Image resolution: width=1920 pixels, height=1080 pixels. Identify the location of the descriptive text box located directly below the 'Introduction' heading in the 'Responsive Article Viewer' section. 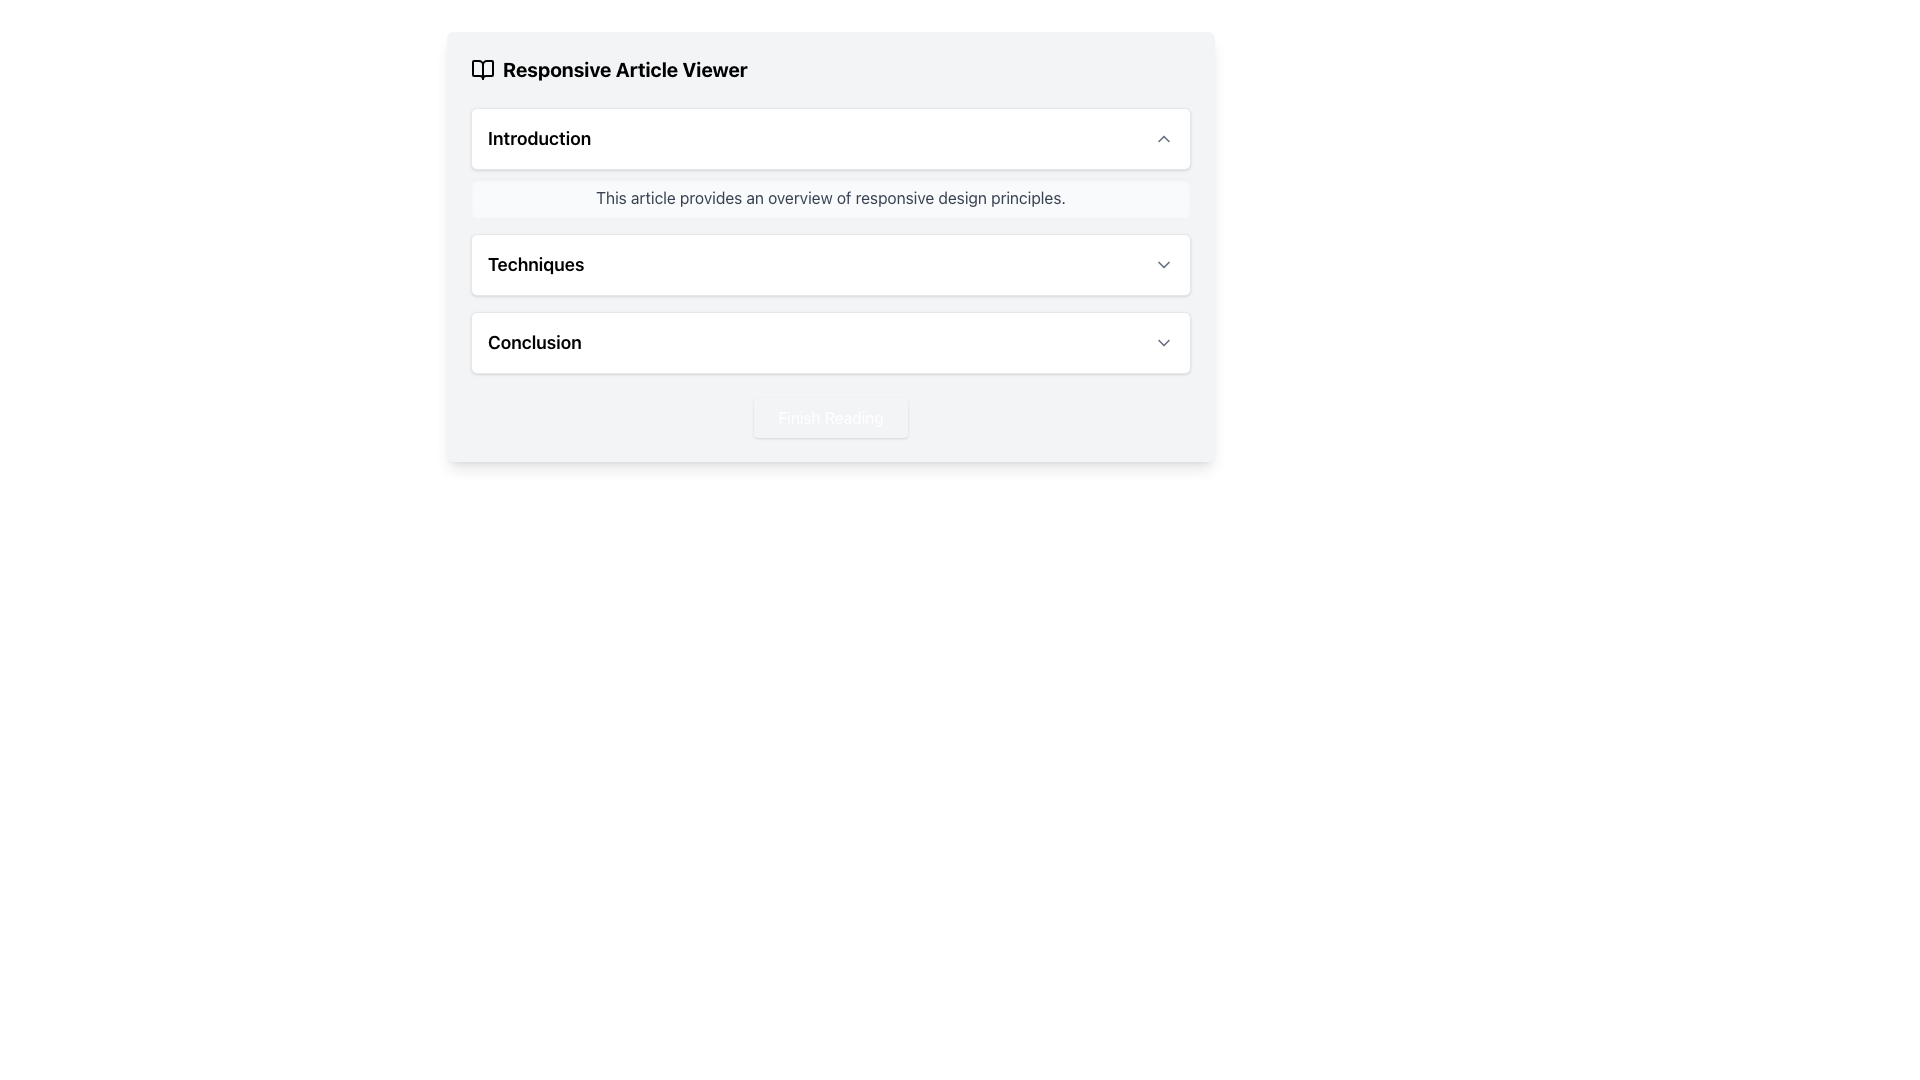
(830, 197).